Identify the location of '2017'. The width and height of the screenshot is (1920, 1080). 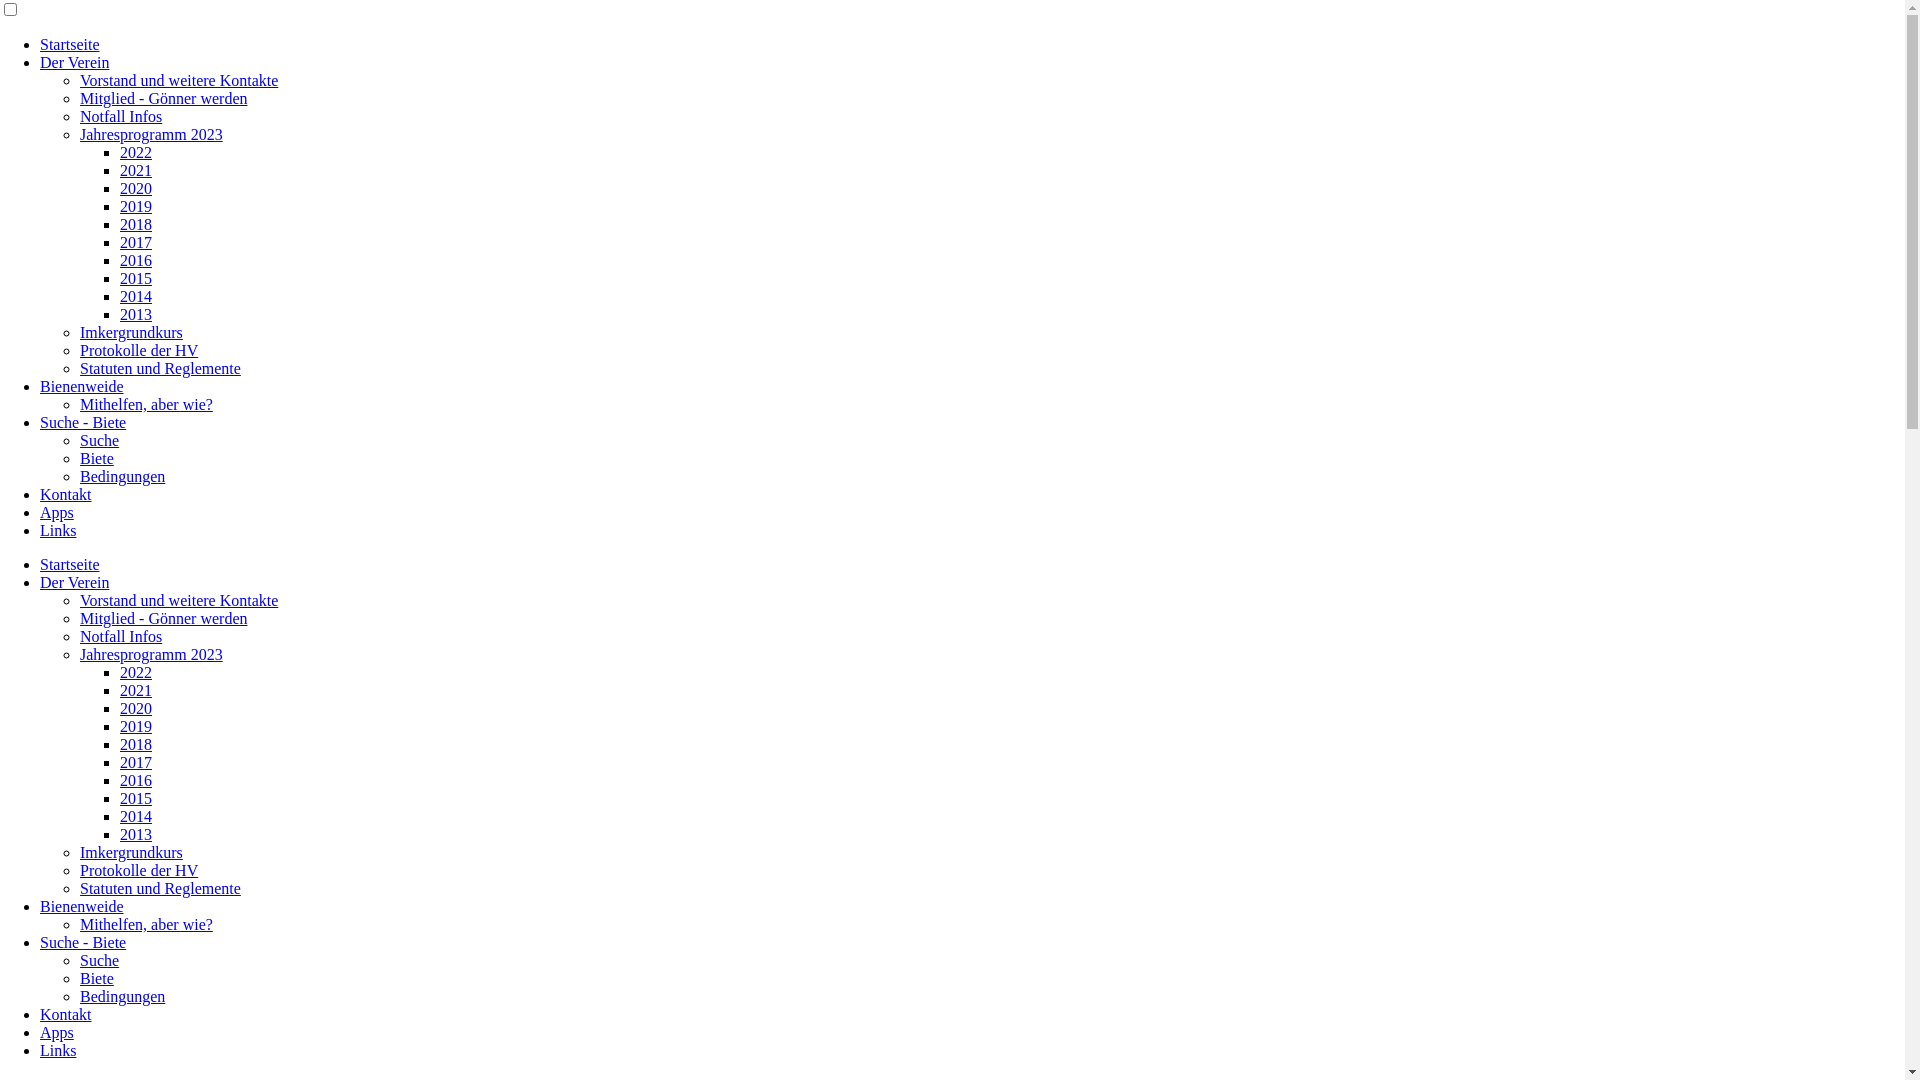
(134, 241).